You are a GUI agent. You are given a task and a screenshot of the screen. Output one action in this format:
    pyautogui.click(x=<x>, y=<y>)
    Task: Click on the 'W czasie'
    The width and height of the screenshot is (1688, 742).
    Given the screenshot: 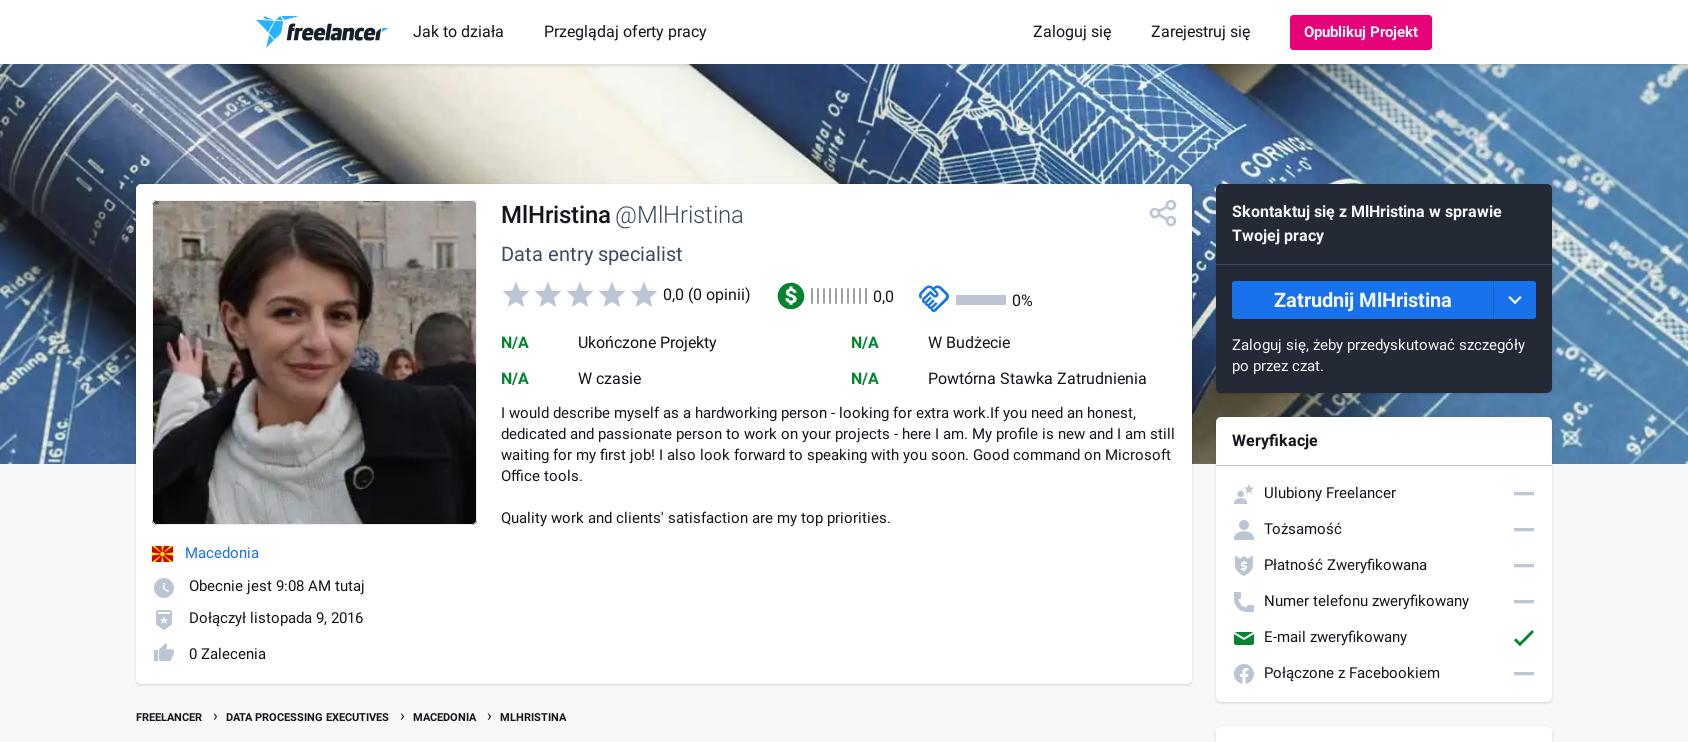 What is the action you would take?
    pyautogui.click(x=609, y=377)
    